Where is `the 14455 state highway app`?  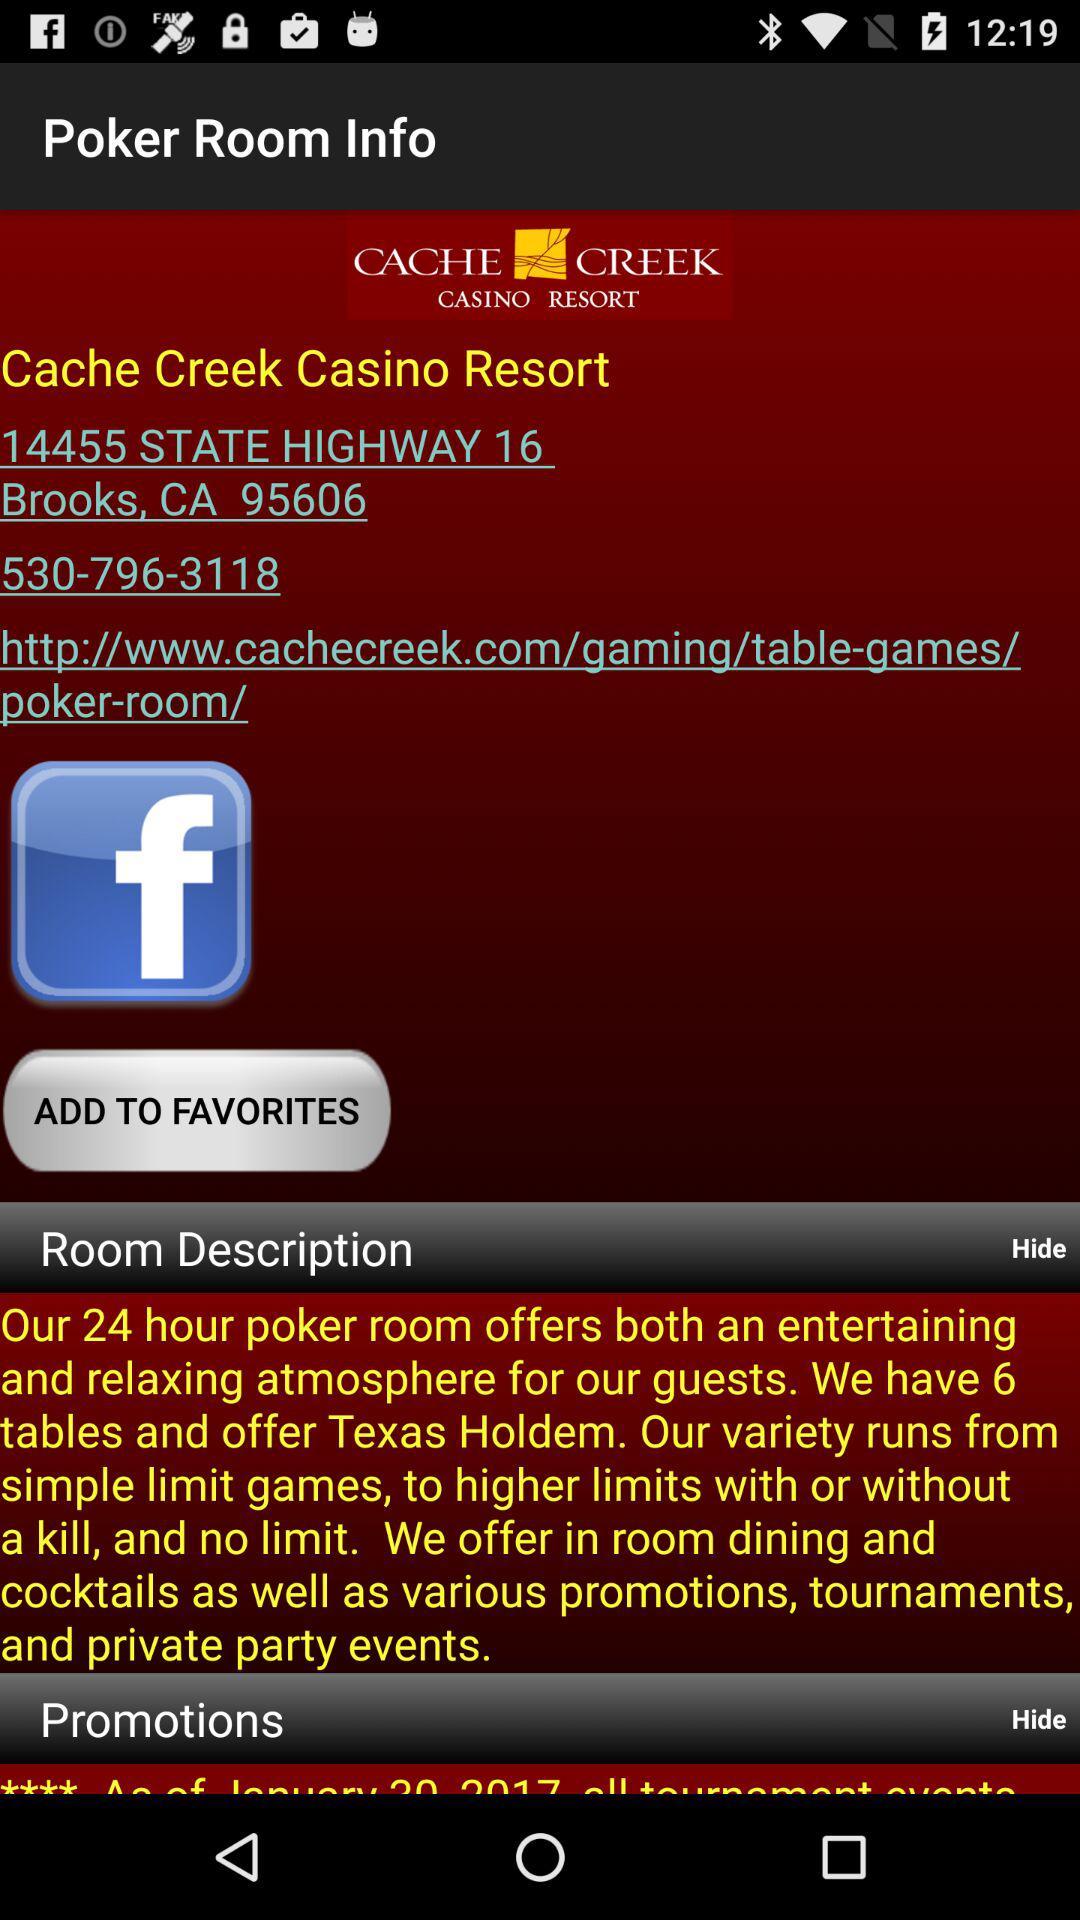
the 14455 state highway app is located at coordinates (284, 463).